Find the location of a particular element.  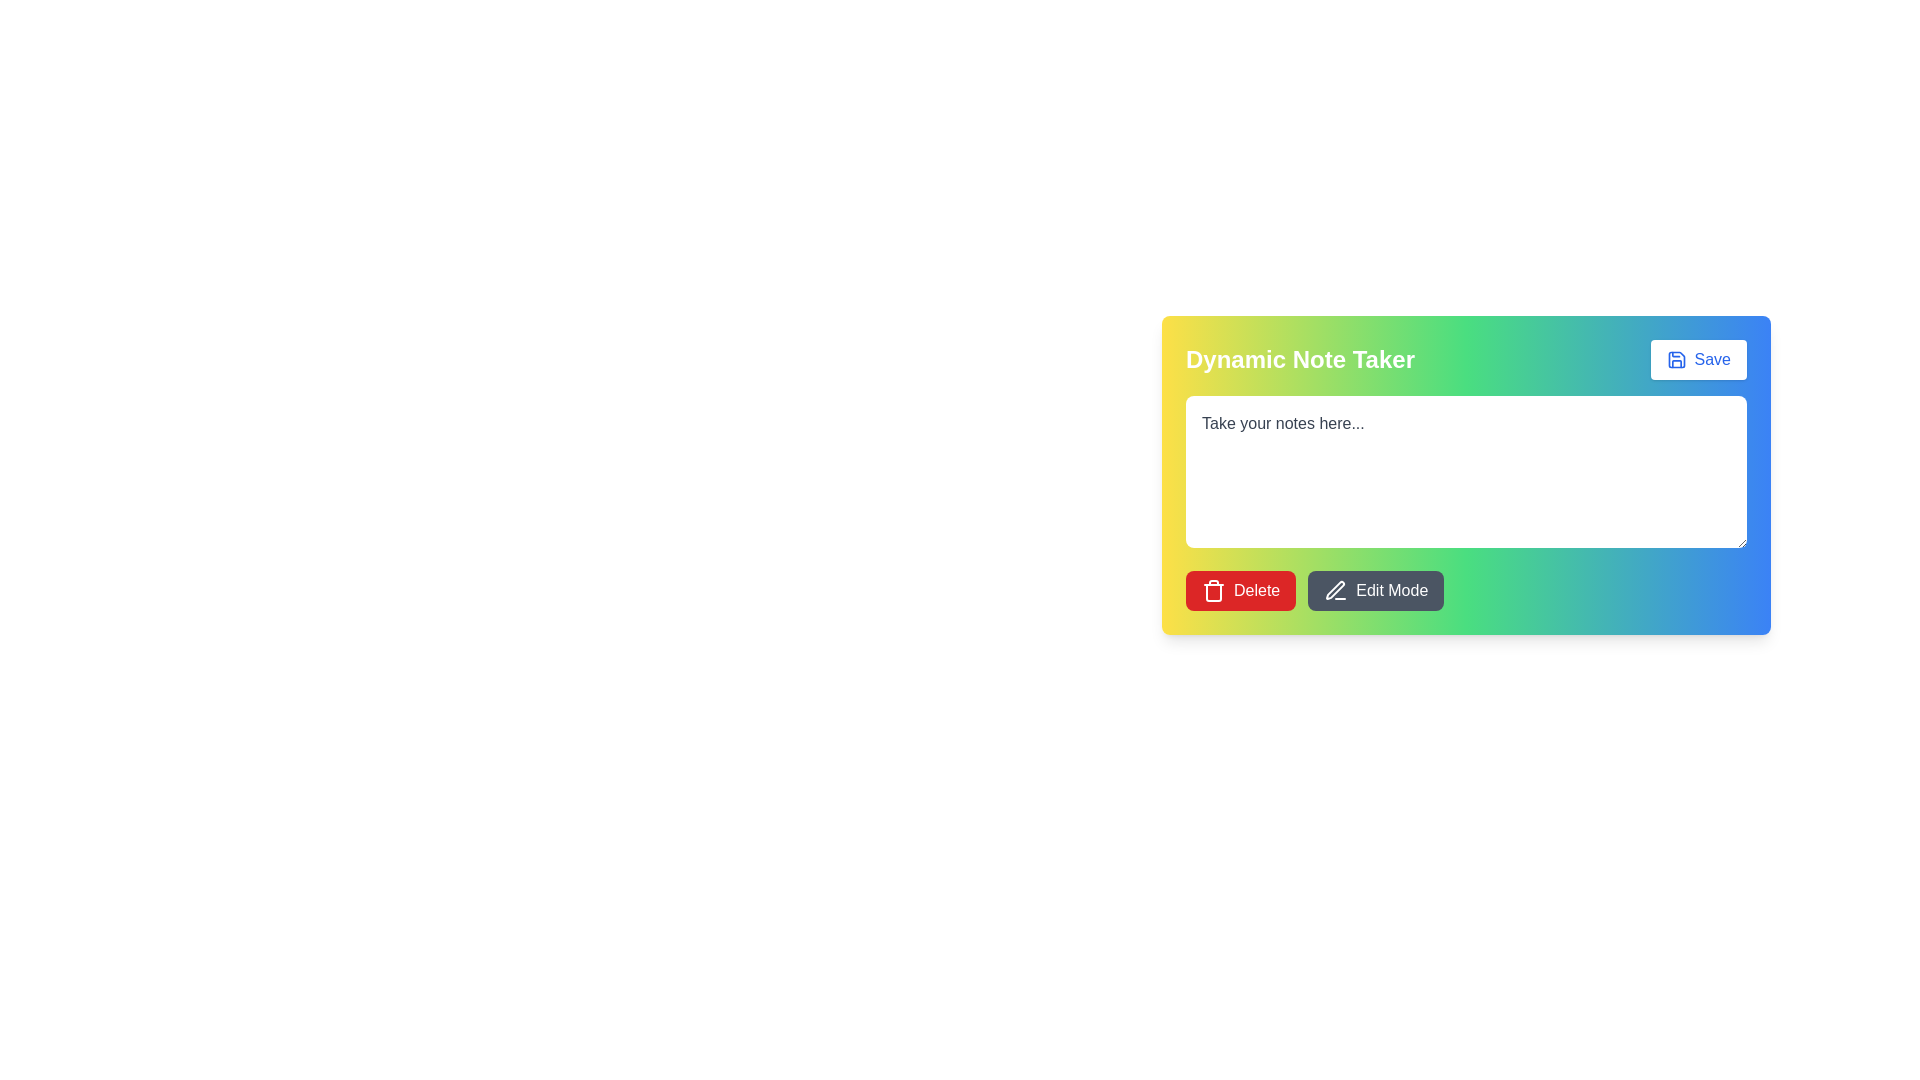

the 'Delete' button's icon, which resembles a trash can with a red background, to perform a delete action is located at coordinates (1213, 589).